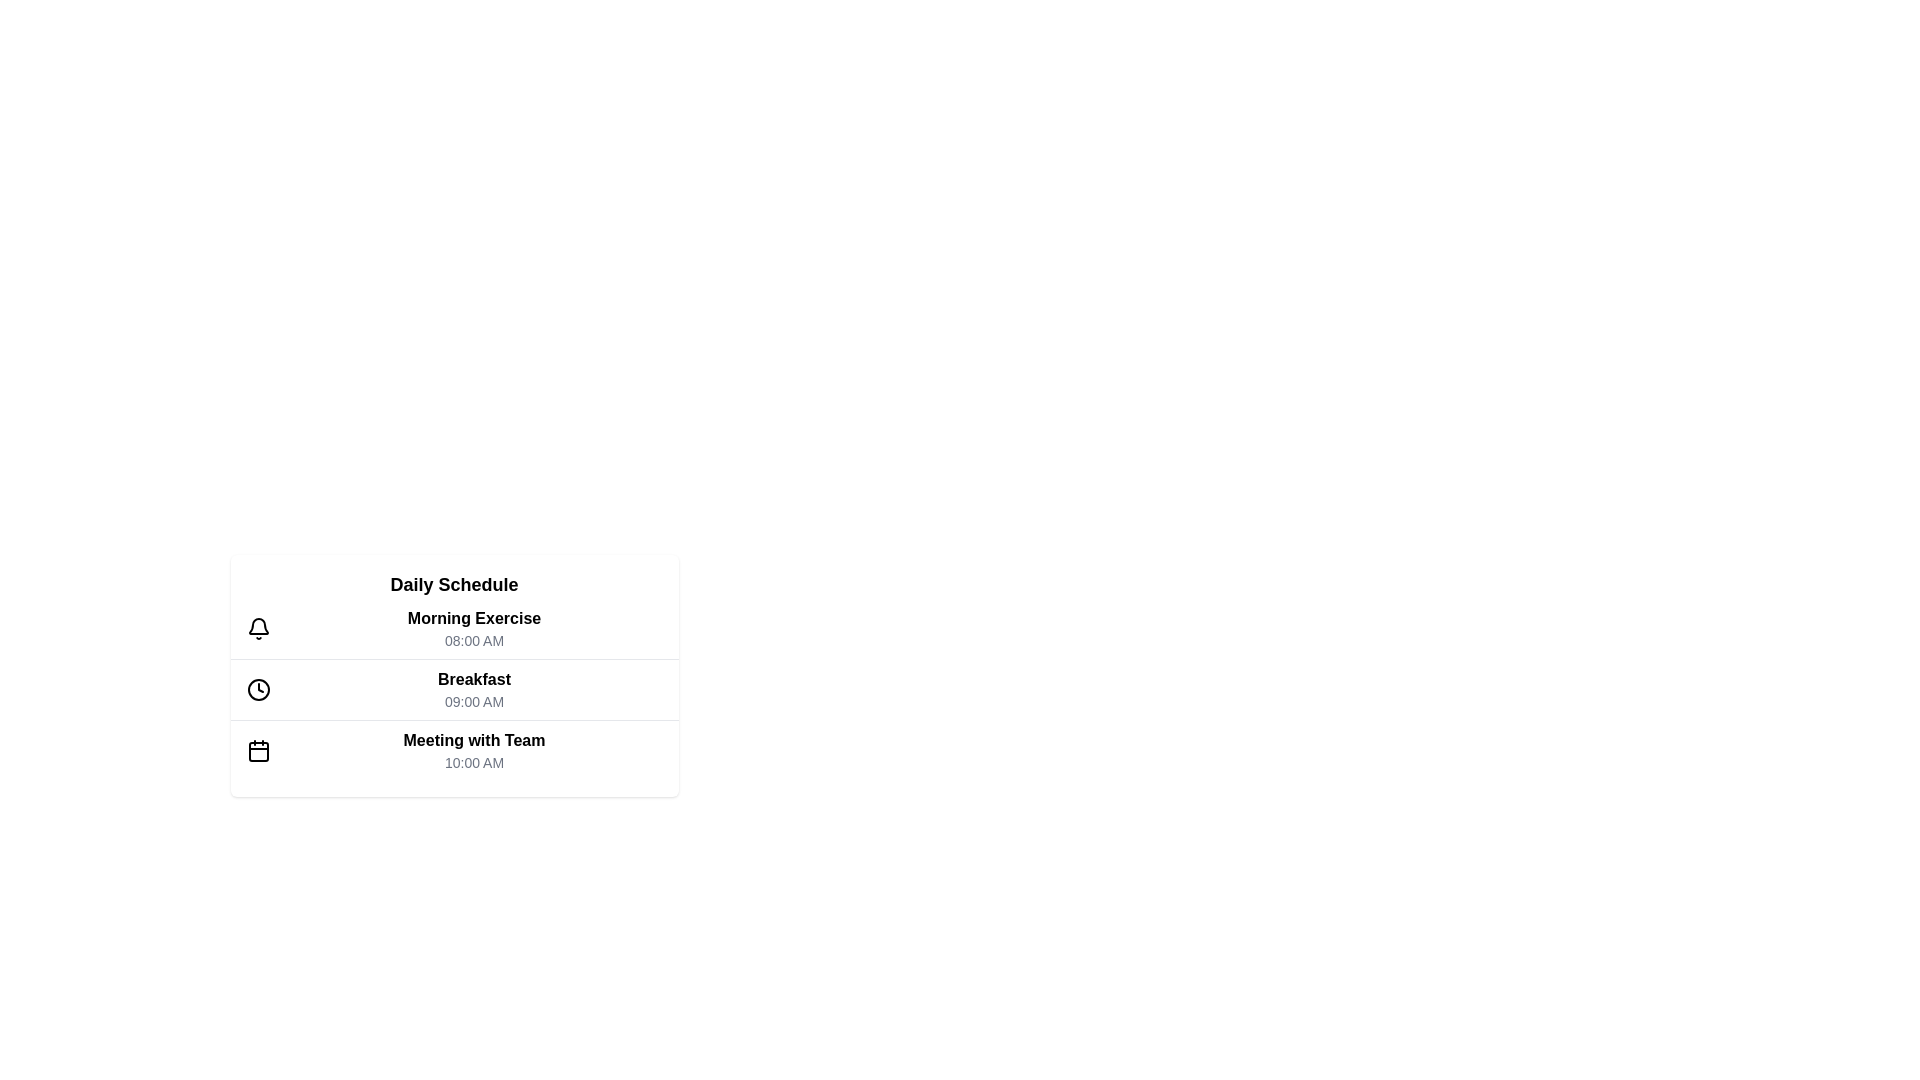 The width and height of the screenshot is (1920, 1080). I want to click on details of the schedule entry for the event titled 'Breakfast' scheduled at '09:00 AM', which is the second item in a vertical list of events, so click(453, 688).